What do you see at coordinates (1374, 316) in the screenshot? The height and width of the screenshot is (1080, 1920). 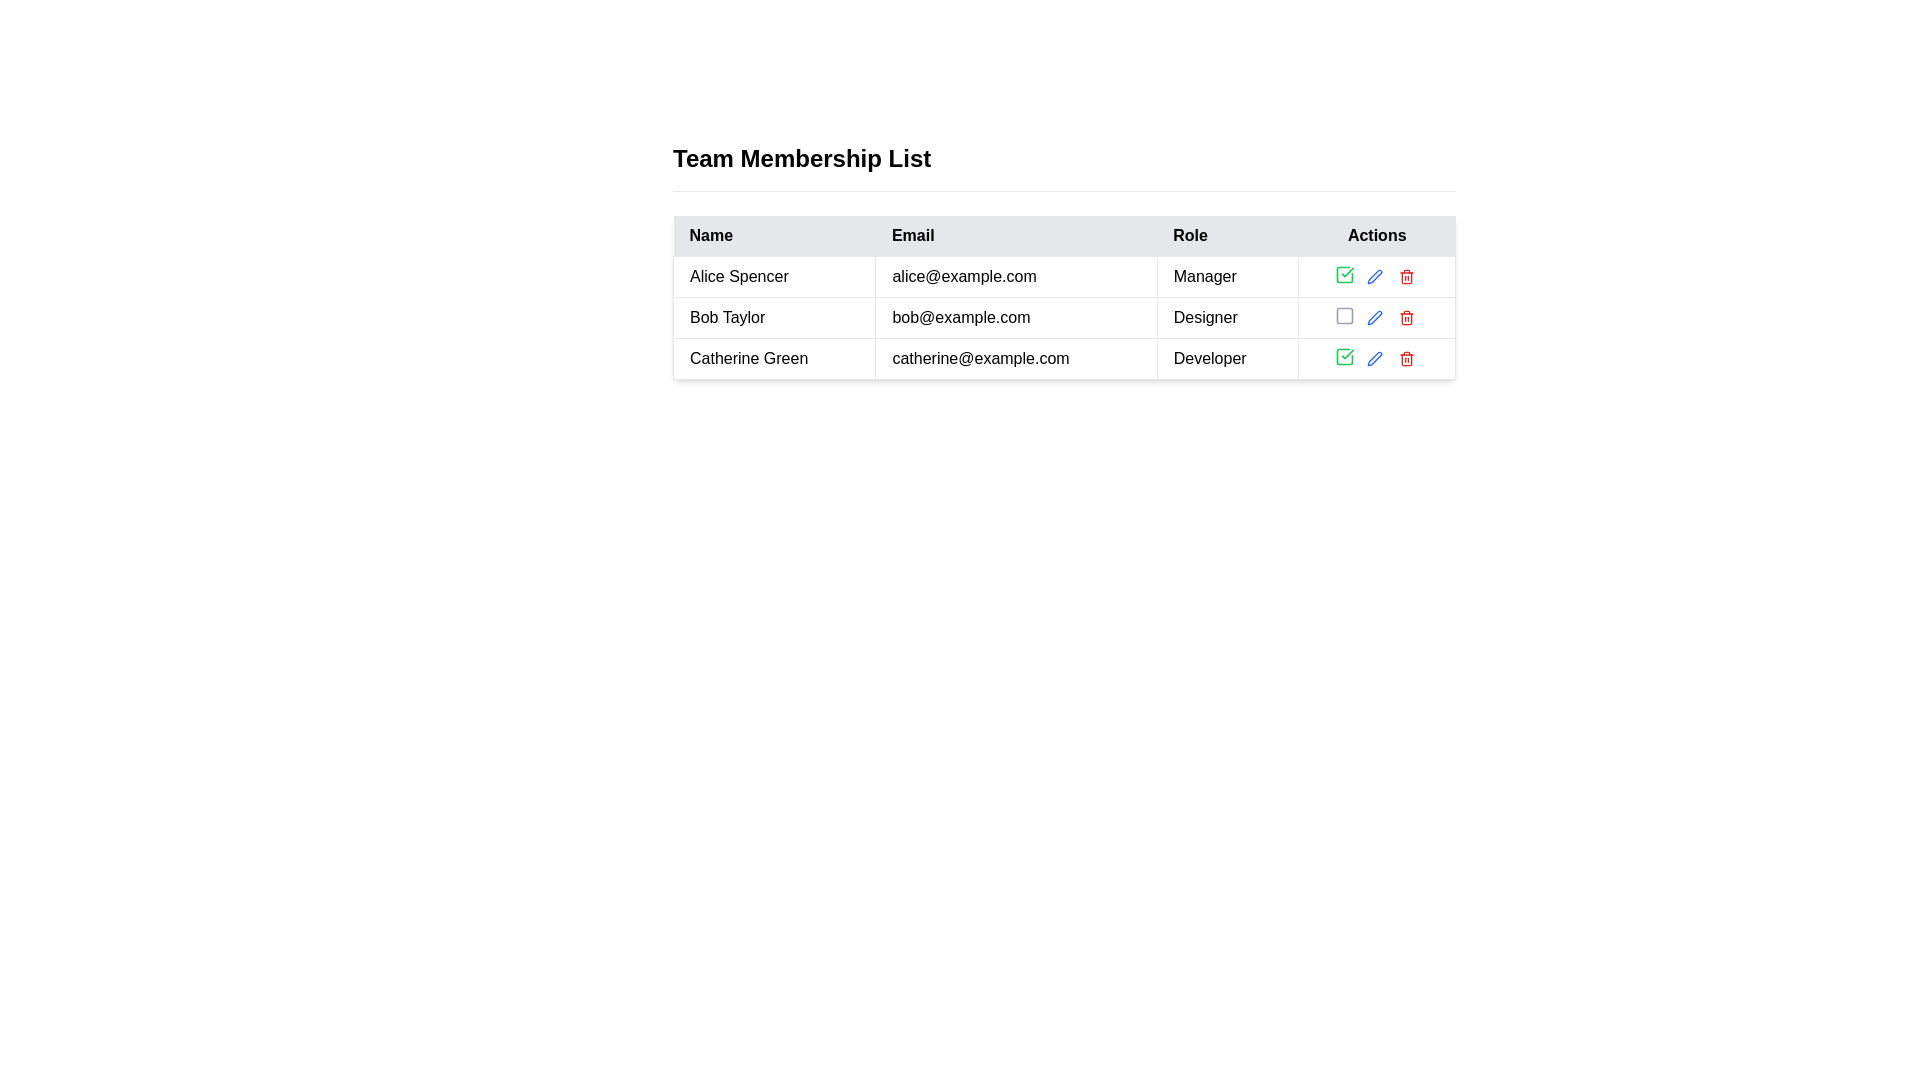 I see `the small blue pen icon styled as an interactive edit button located in the 'Actions' column for the row corresponding to 'Bob Taylor'` at bounding box center [1374, 316].